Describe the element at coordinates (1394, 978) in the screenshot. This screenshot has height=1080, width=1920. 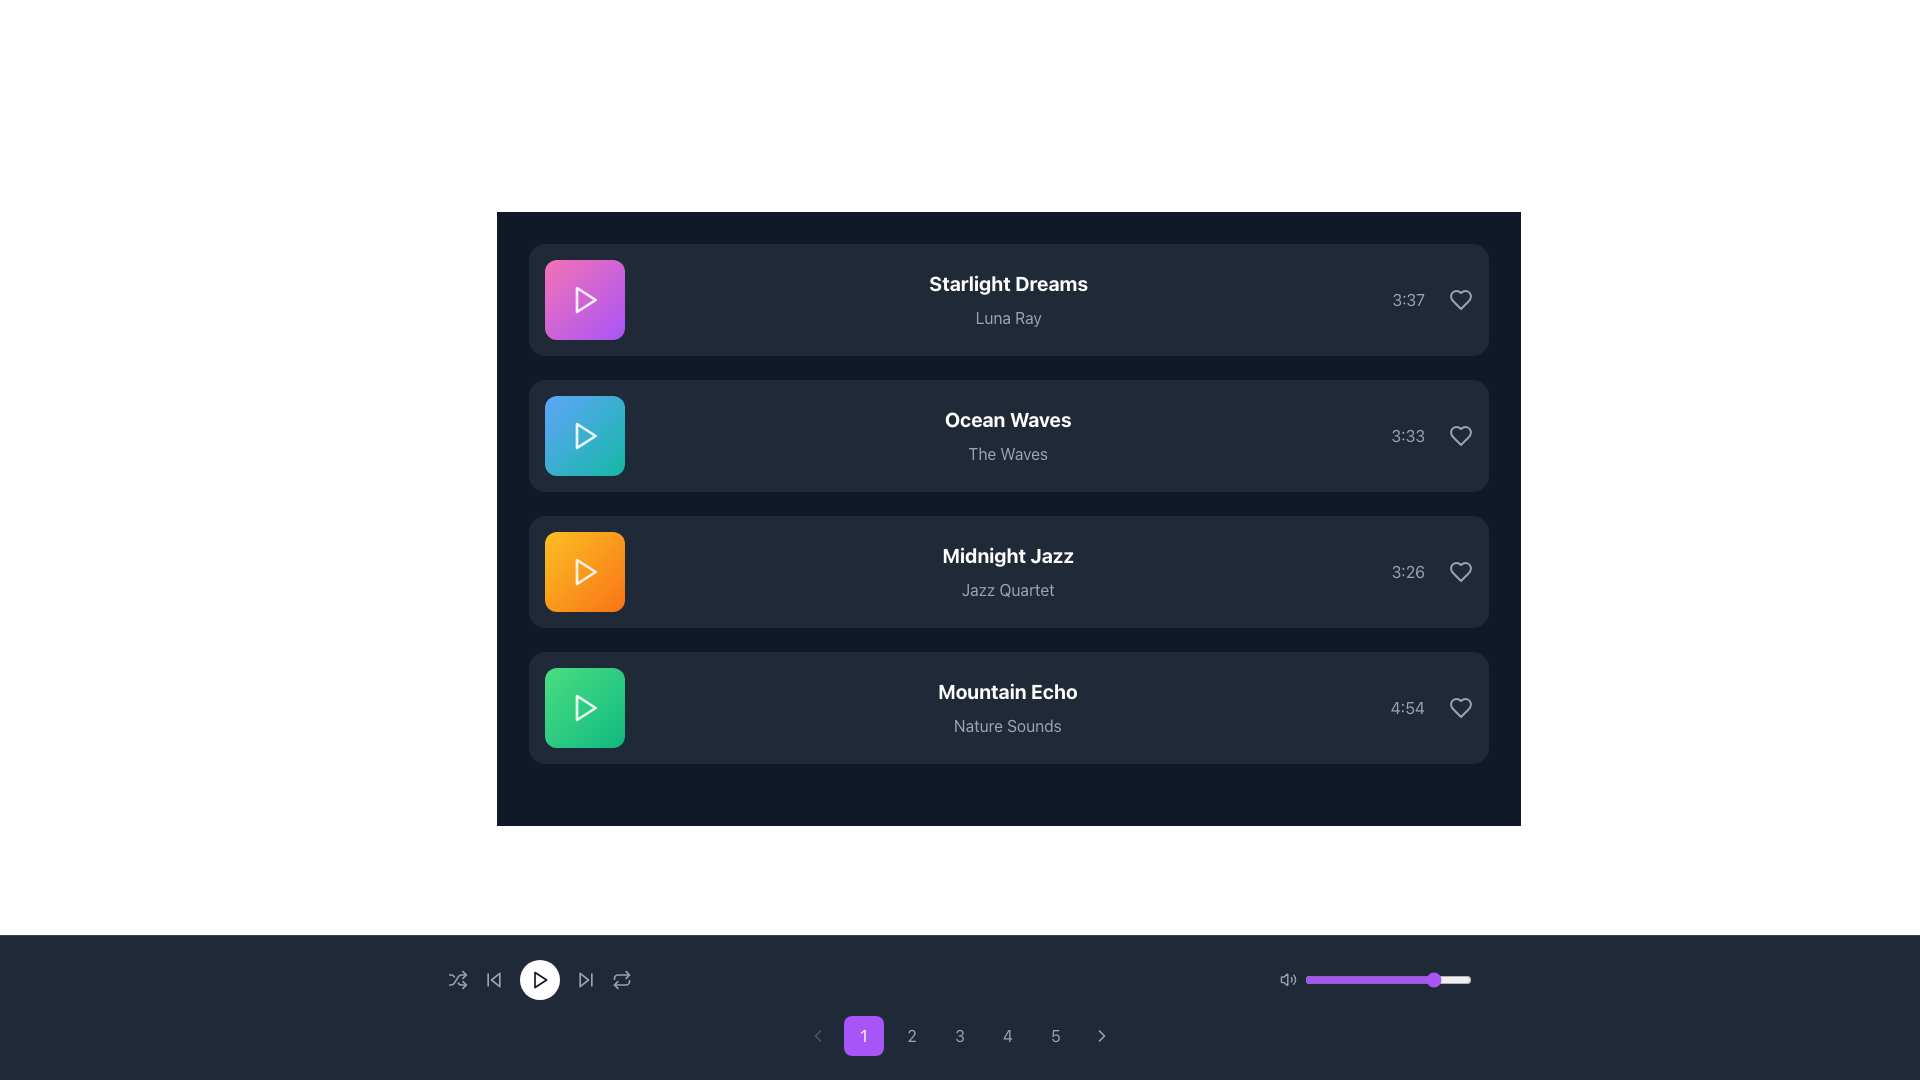
I see `the slider` at that location.